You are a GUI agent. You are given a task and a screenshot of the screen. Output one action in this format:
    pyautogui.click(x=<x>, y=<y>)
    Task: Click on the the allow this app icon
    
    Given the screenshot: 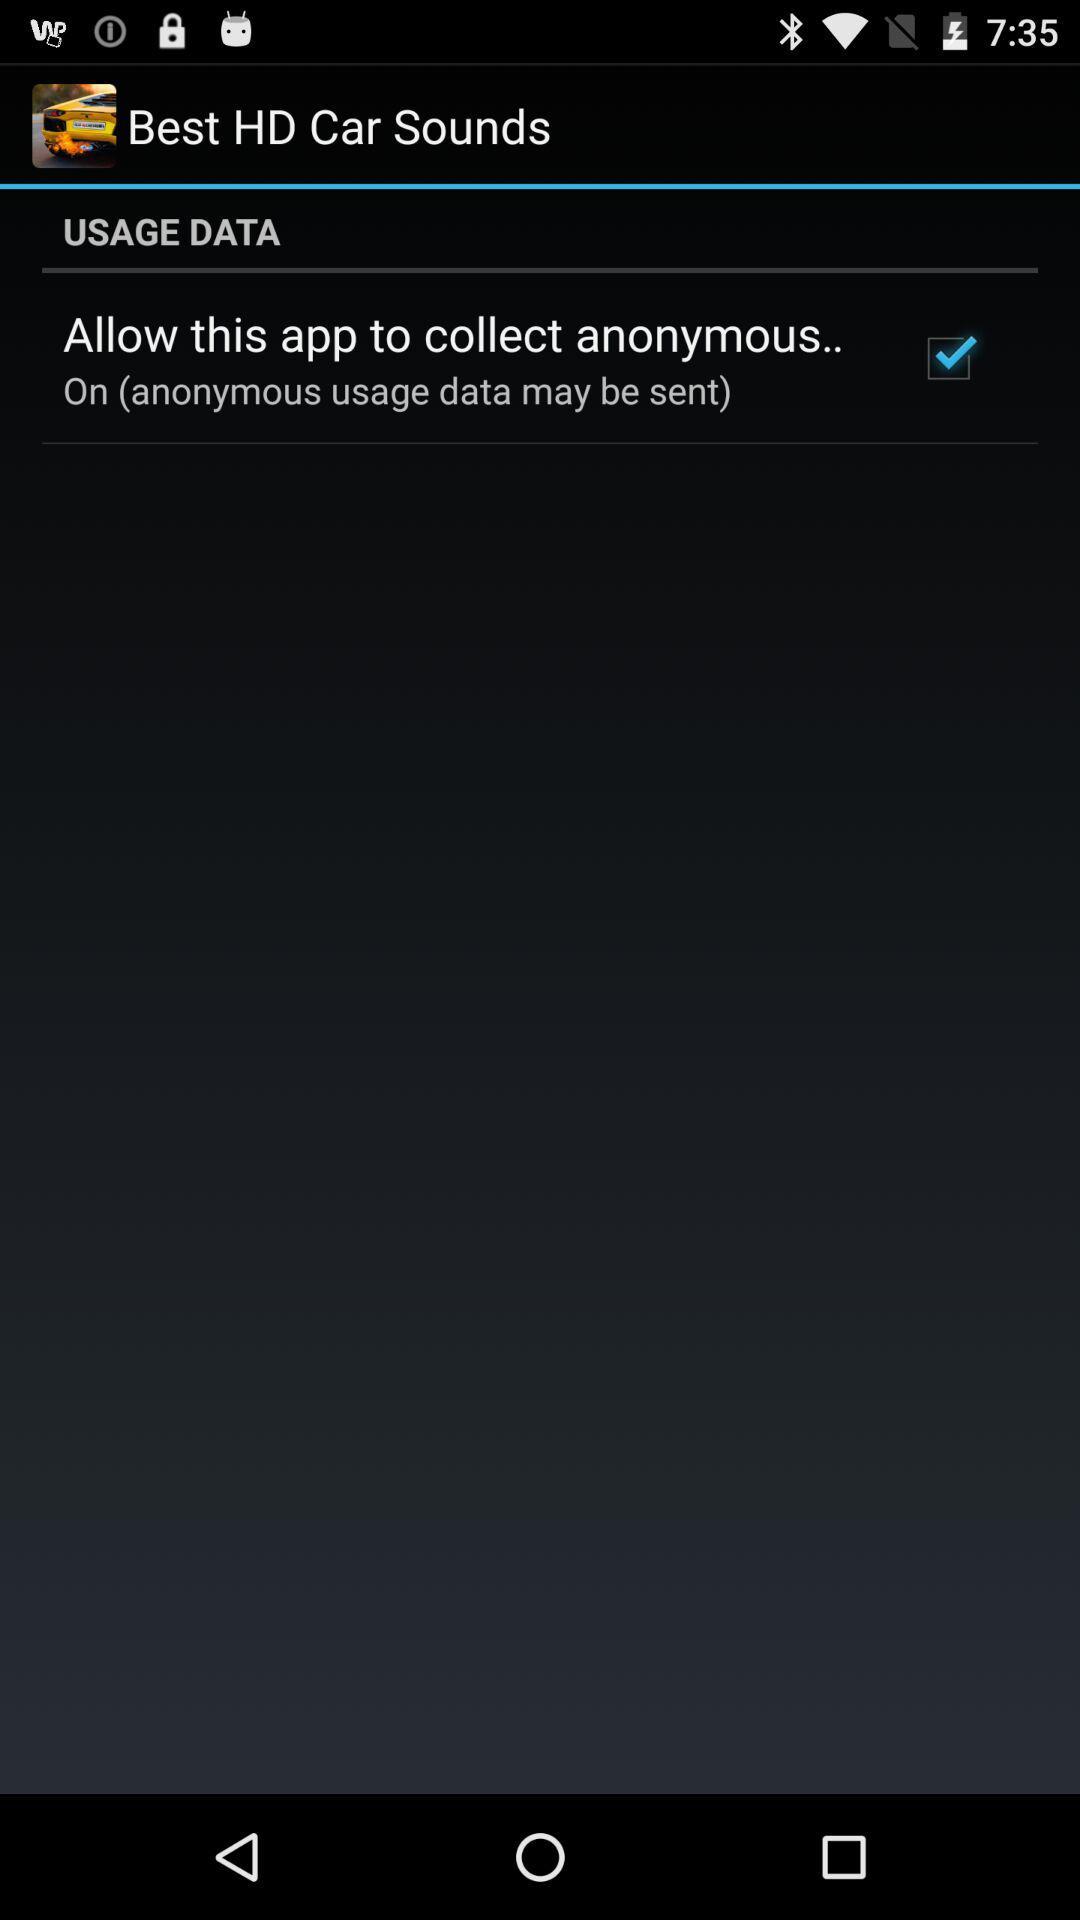 What is the action you would take?
    pyautogui.click(x=463, y=333)
    